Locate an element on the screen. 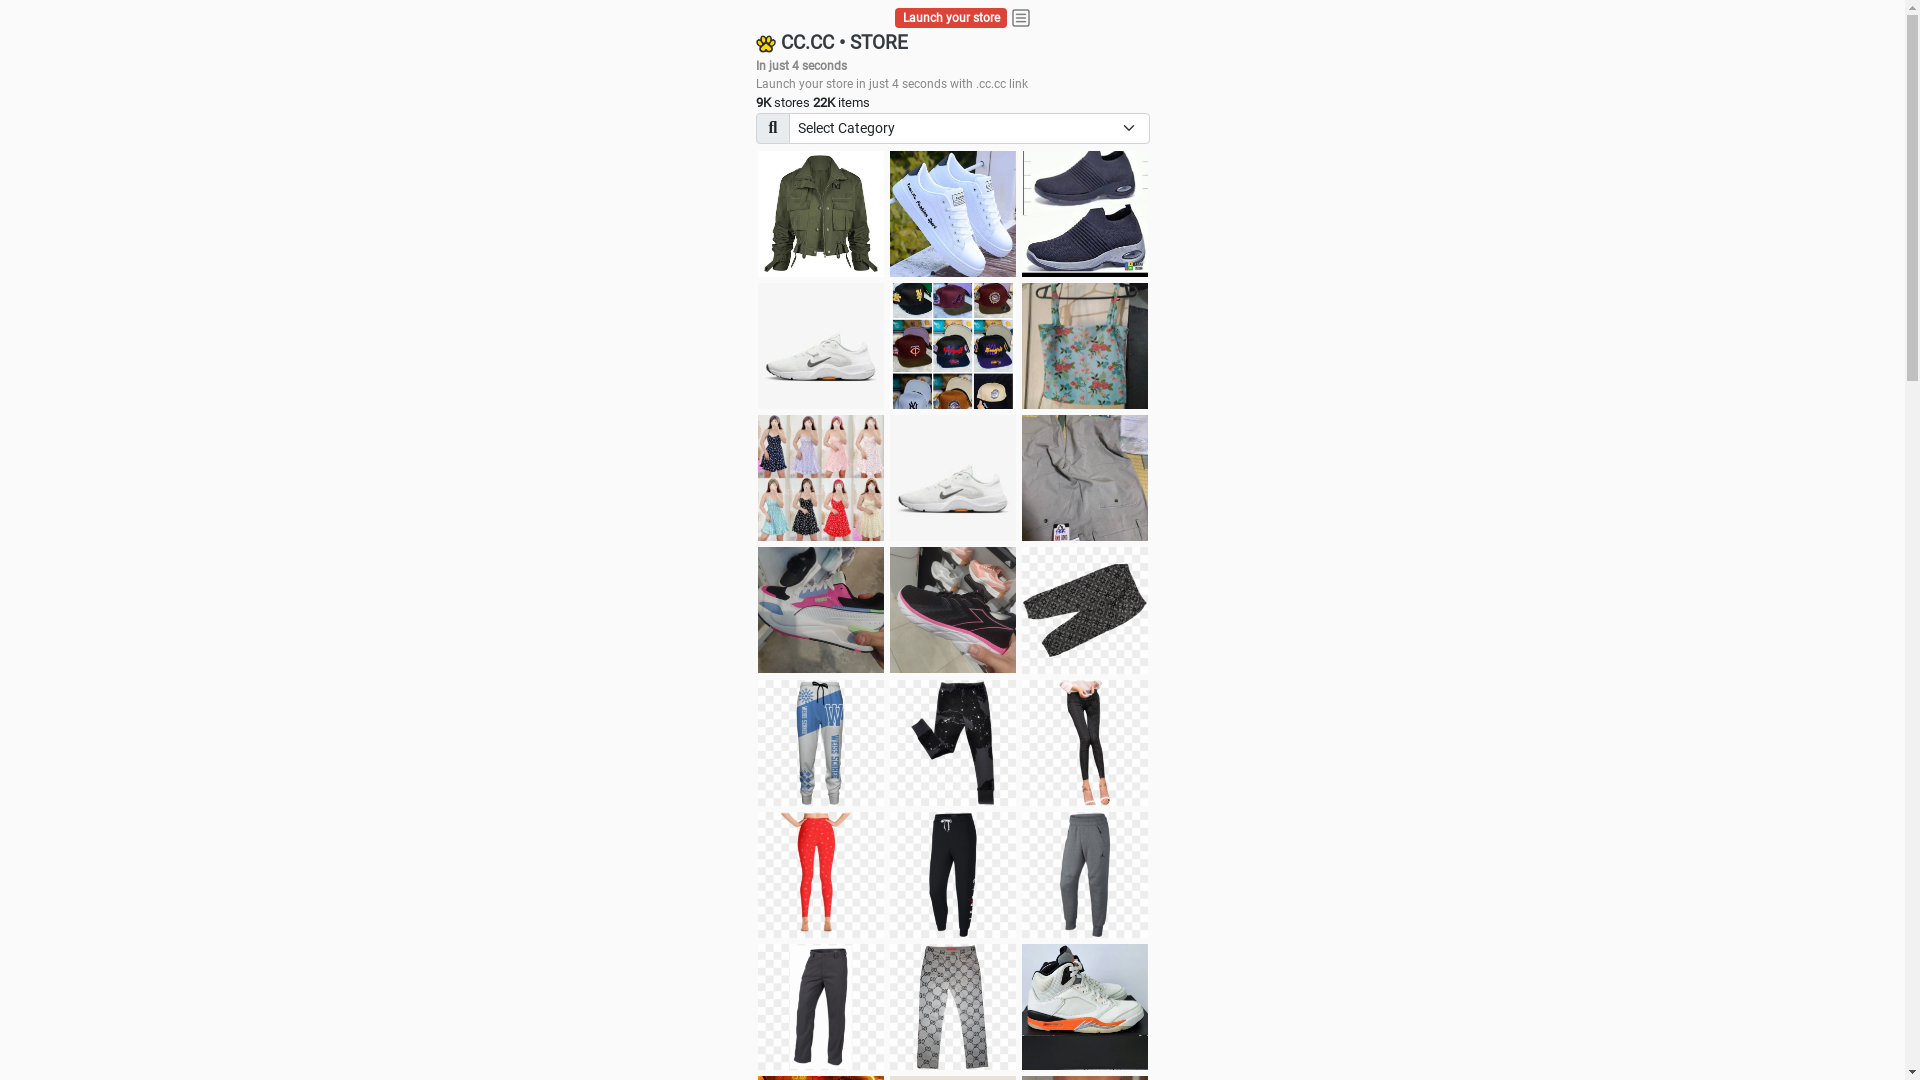 The image size is (1920, 1080). 'Zapatillas pumas' is located at coordinates (820, 608).